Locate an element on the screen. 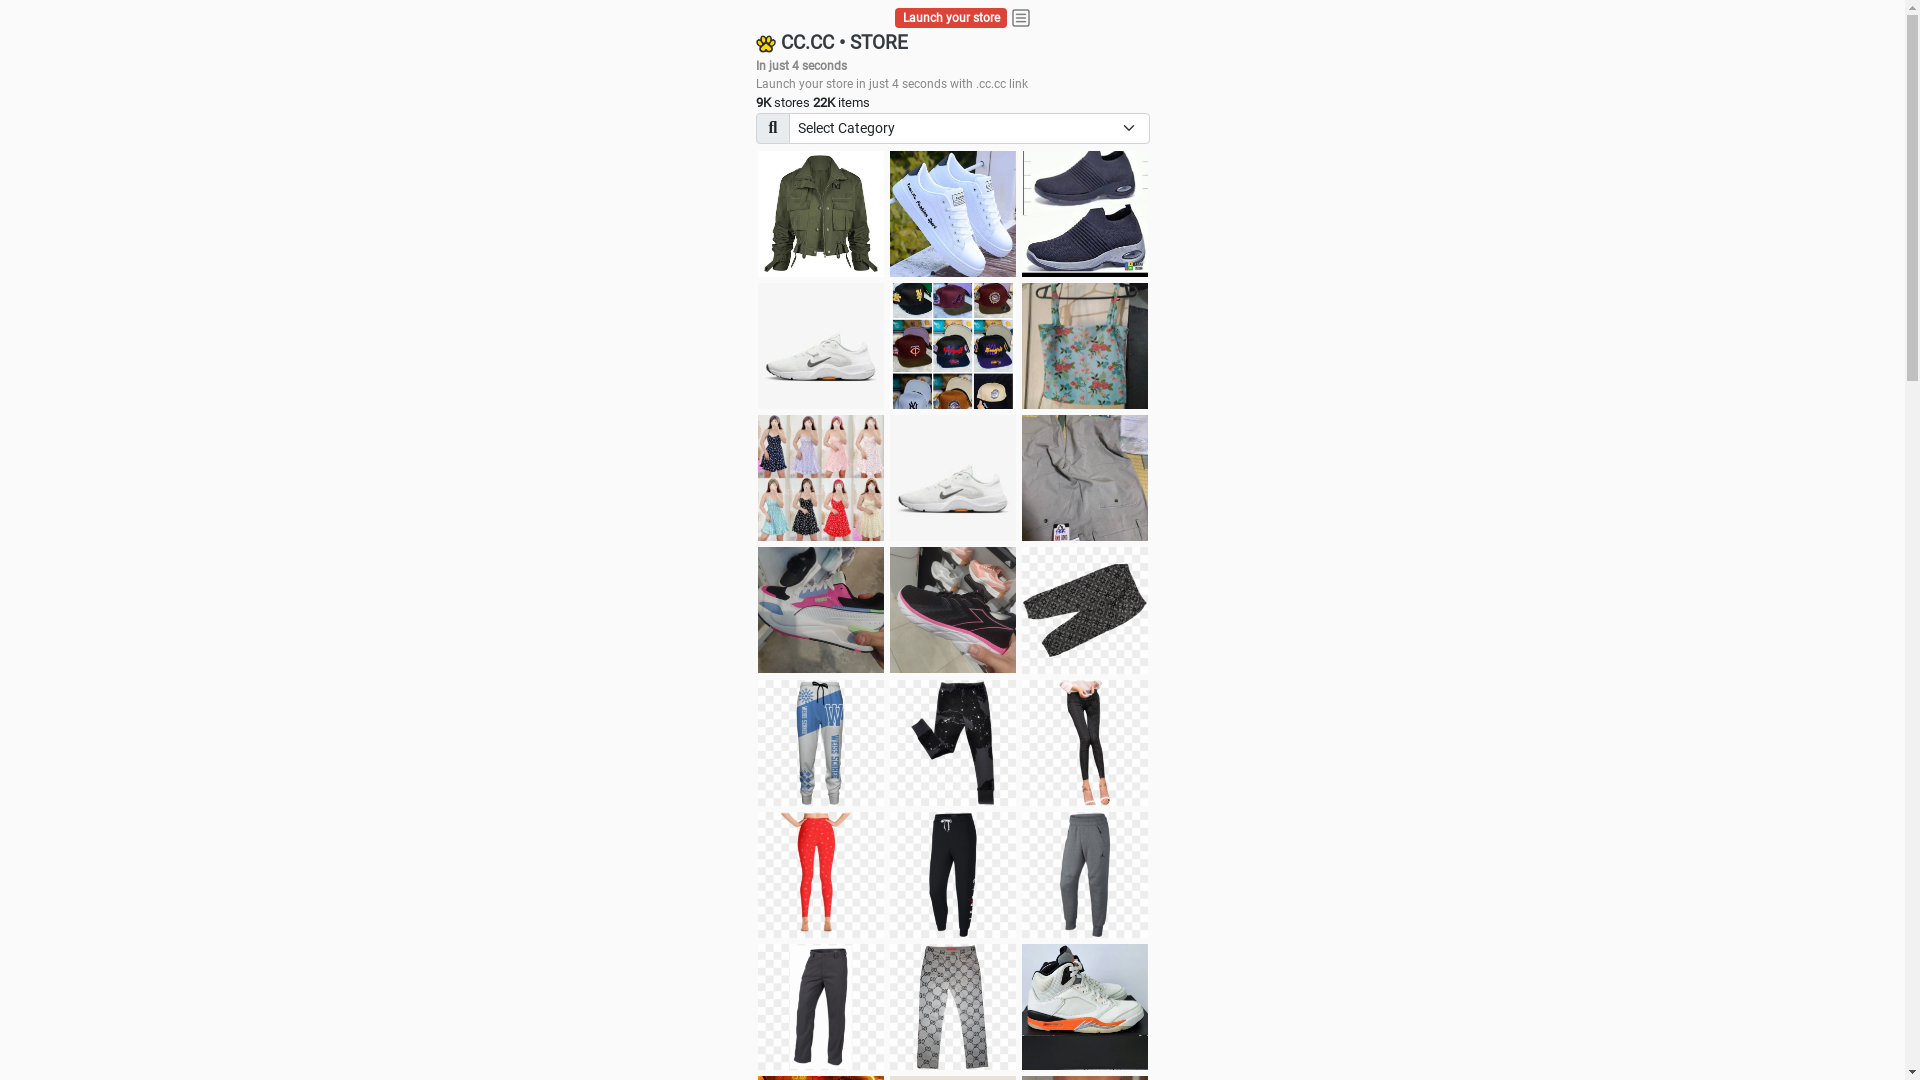 The image size is (1920, 1080). 'Zapatillas pumas' is located at coordinates (820, 608).